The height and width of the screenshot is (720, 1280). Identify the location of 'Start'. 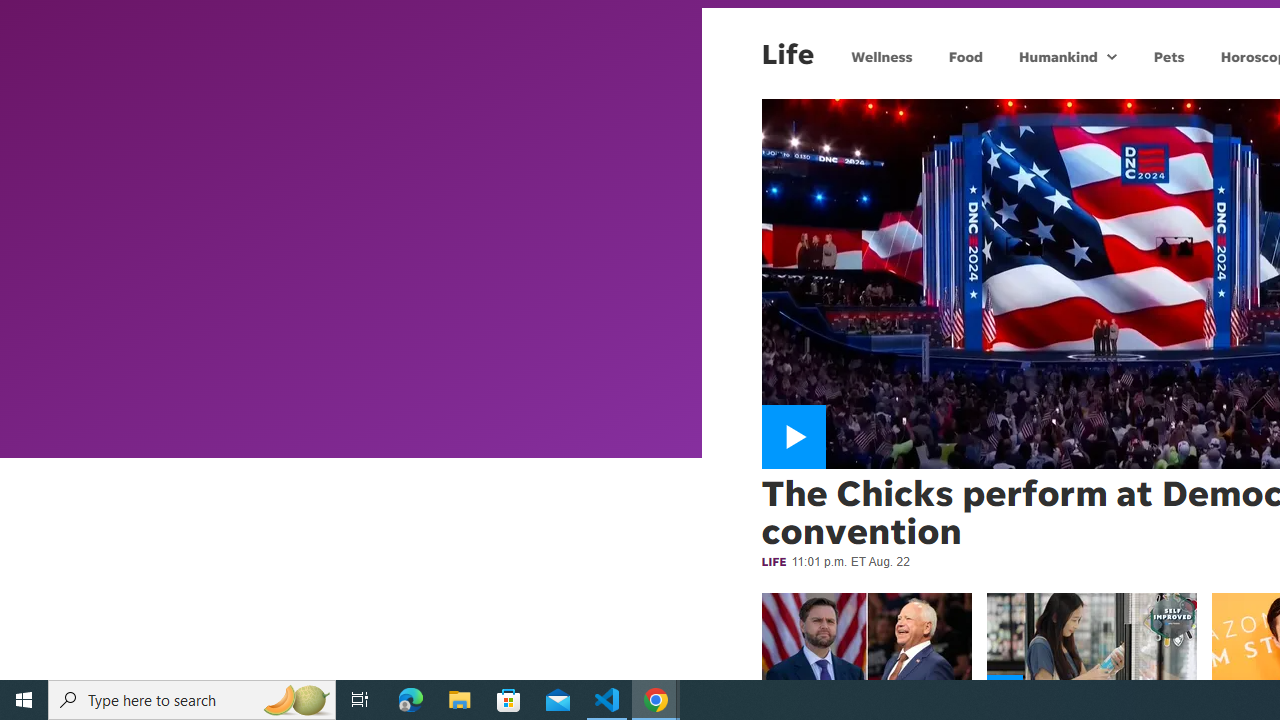
(24, 698).